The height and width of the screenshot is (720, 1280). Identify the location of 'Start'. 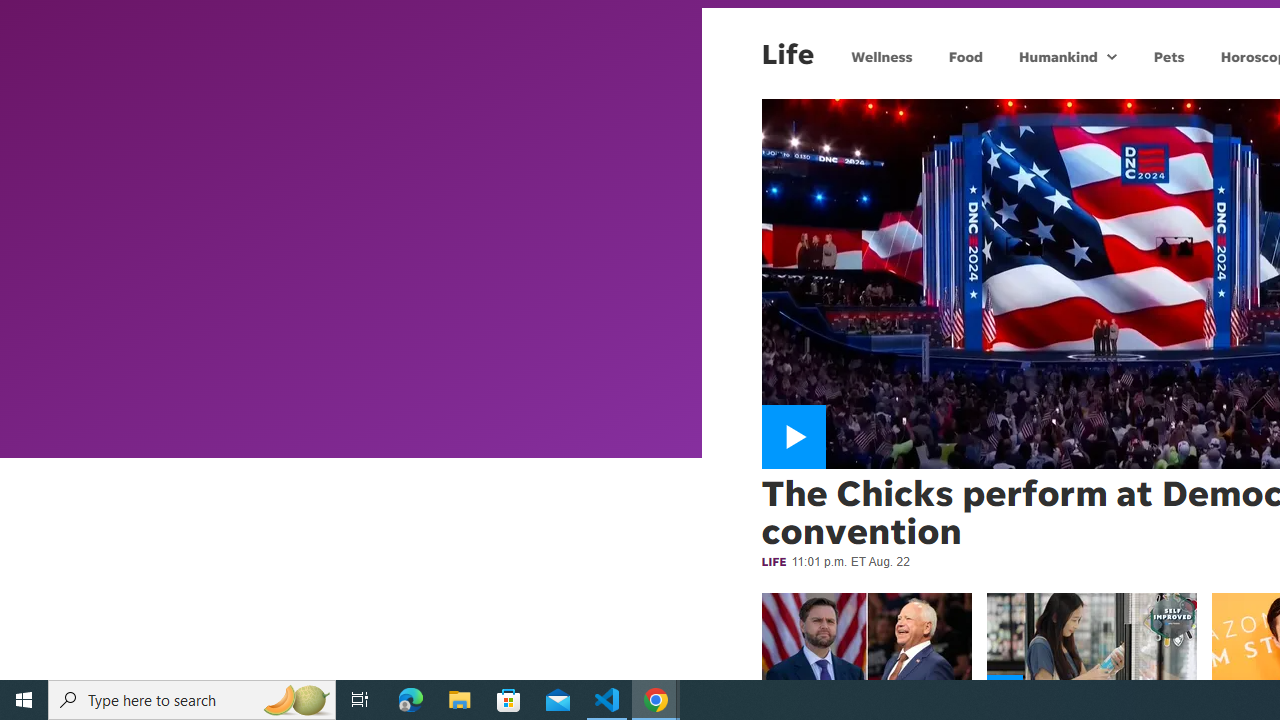
(24, 698).